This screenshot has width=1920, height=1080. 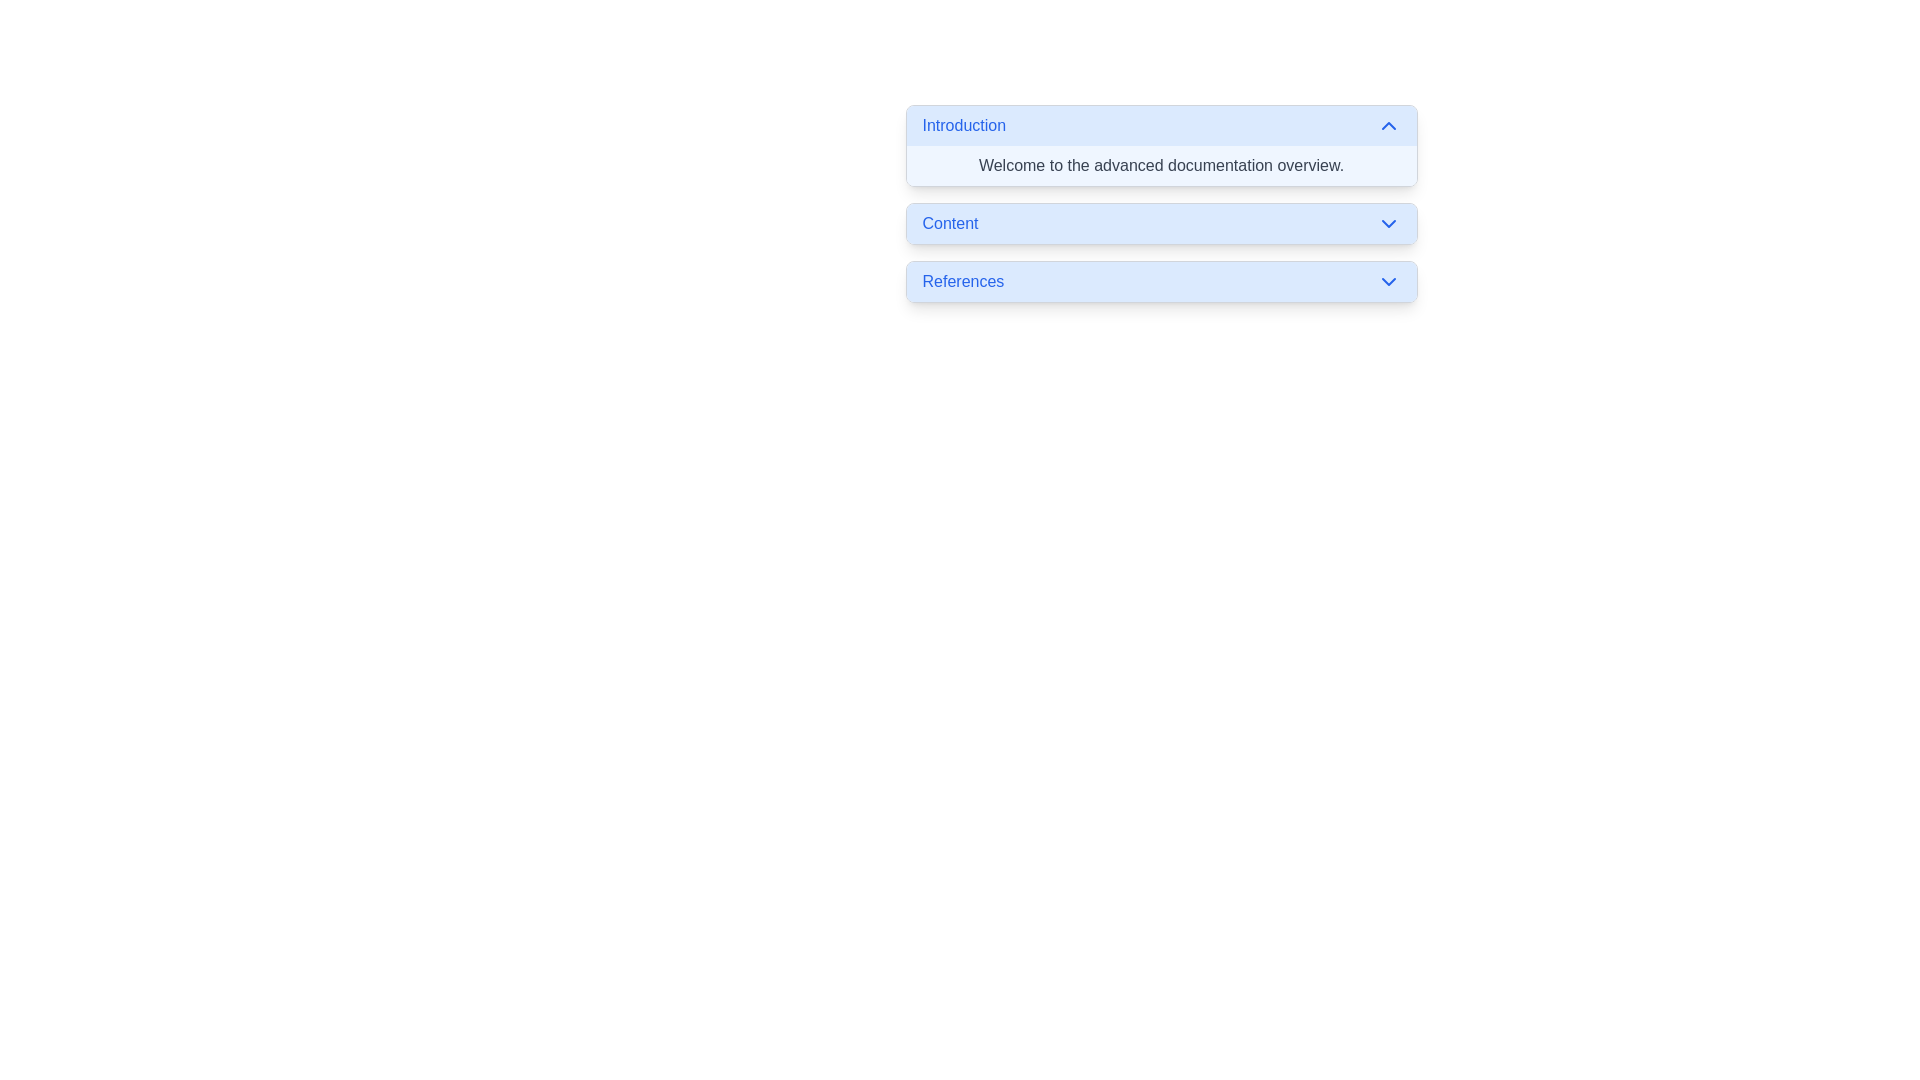 I want to click on the second Collapsible Section Header, so click(x=1161, y=204).